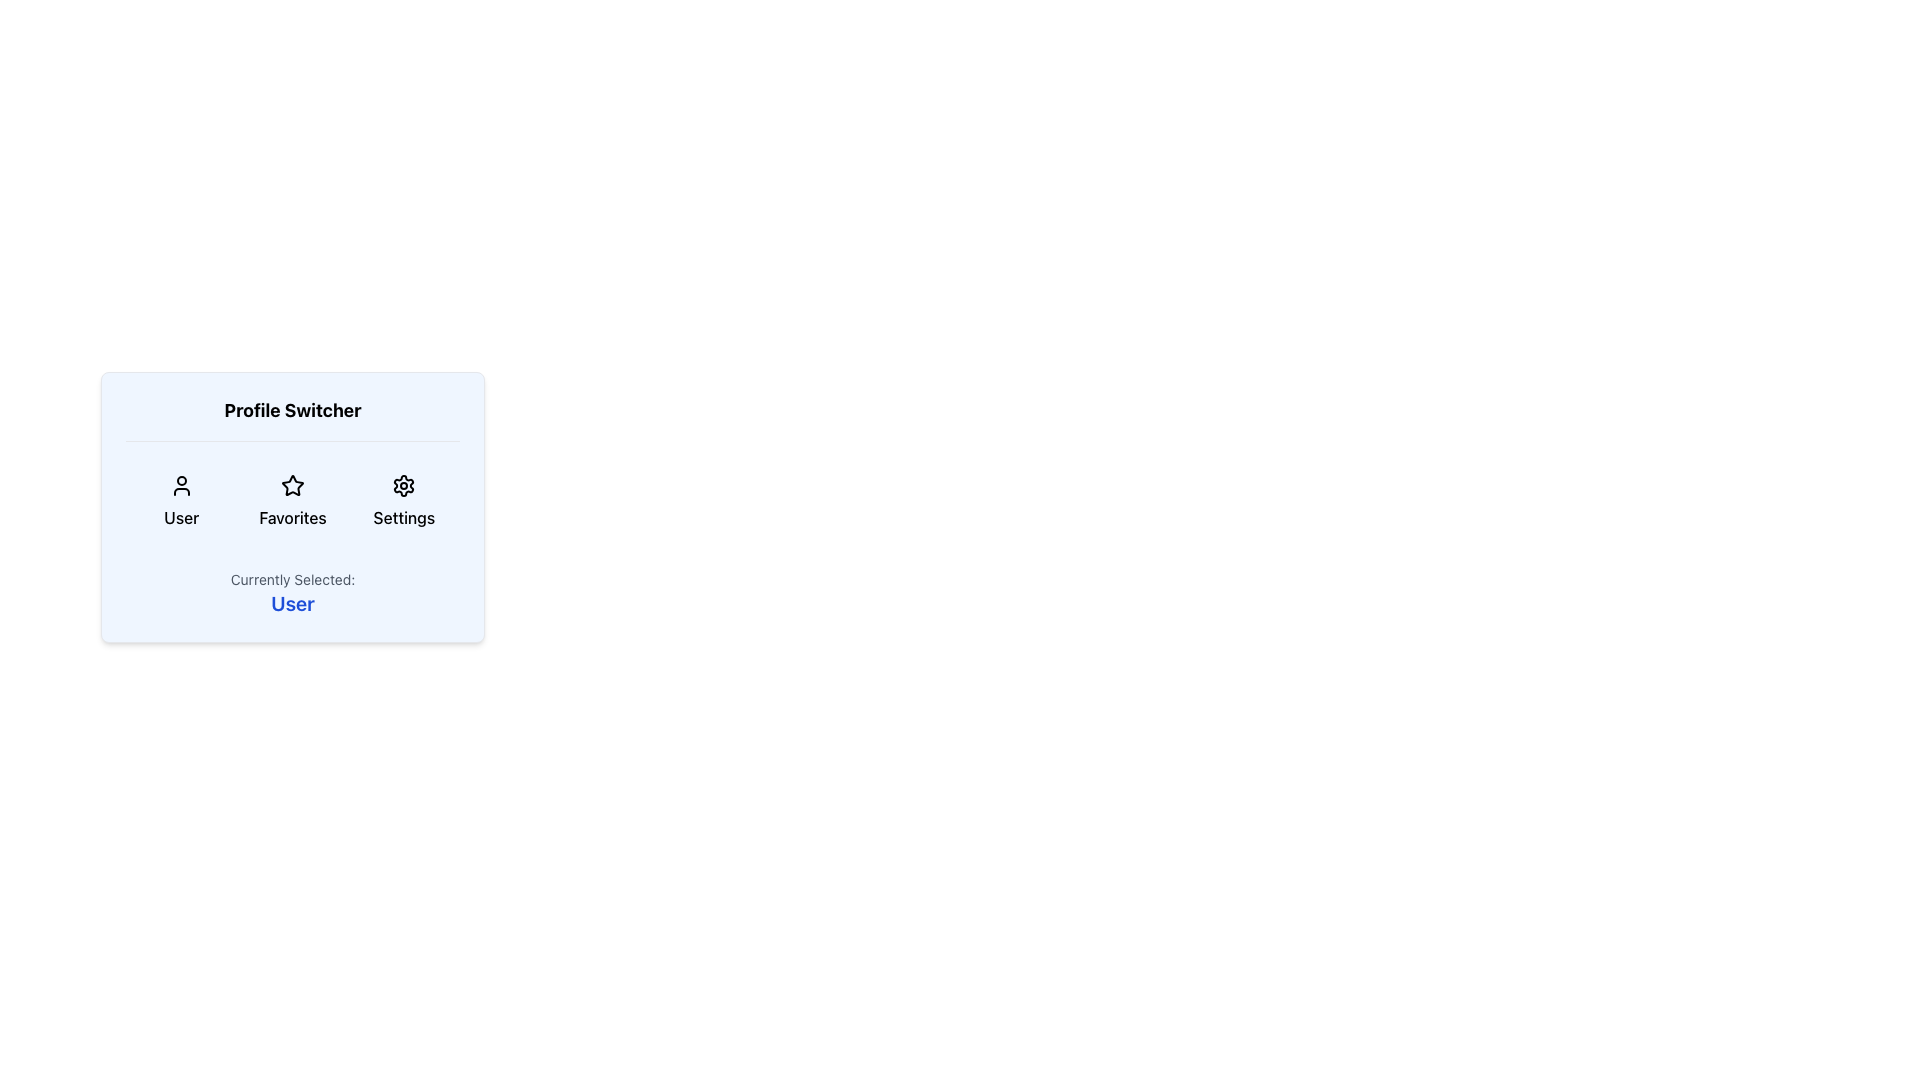  Describe the element at coordinates (291, 500) in the screenshot. I see `the 'Favorites' button, which features a star-shaped icon and a label reading 'Favorites'` at that location.